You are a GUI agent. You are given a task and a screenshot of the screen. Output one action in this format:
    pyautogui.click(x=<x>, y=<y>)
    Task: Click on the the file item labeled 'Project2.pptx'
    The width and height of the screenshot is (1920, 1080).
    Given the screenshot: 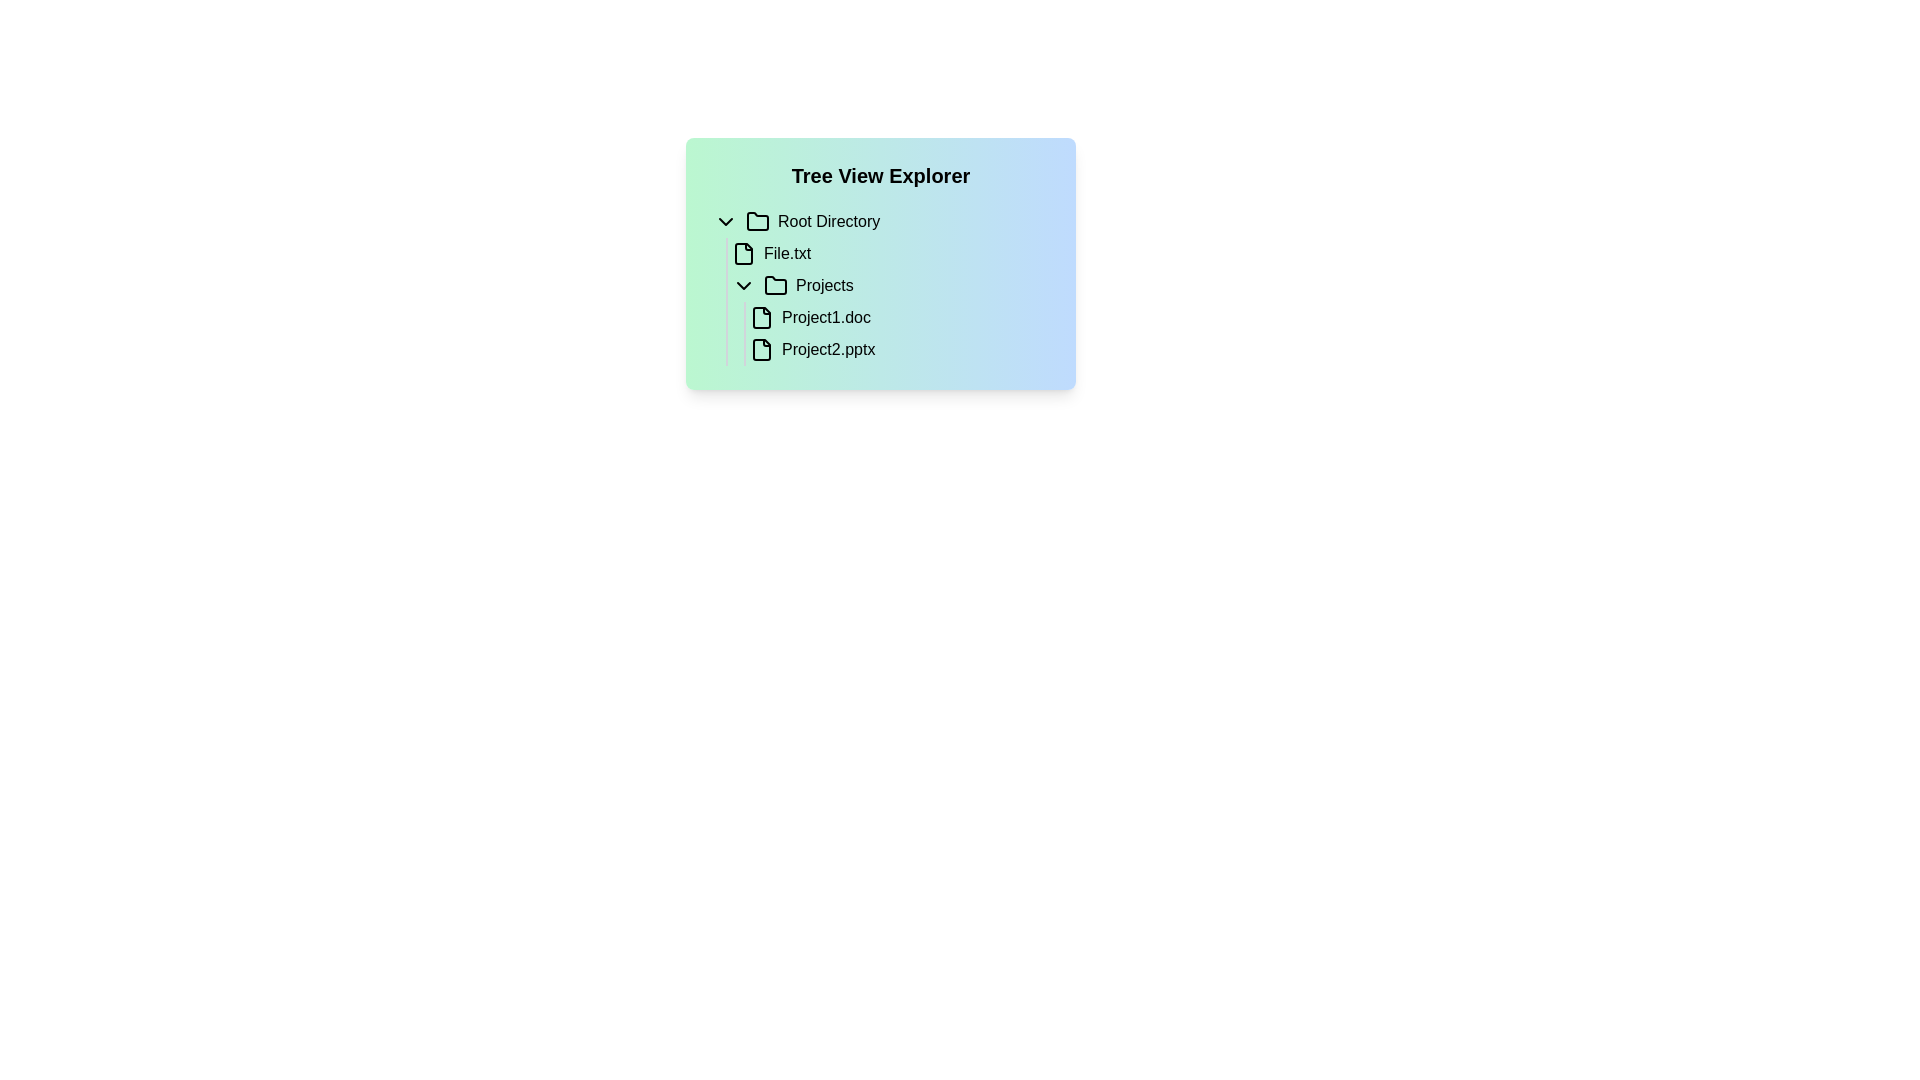 What is the action you would take?
    pyautogui.click(x=897, y=349)
    